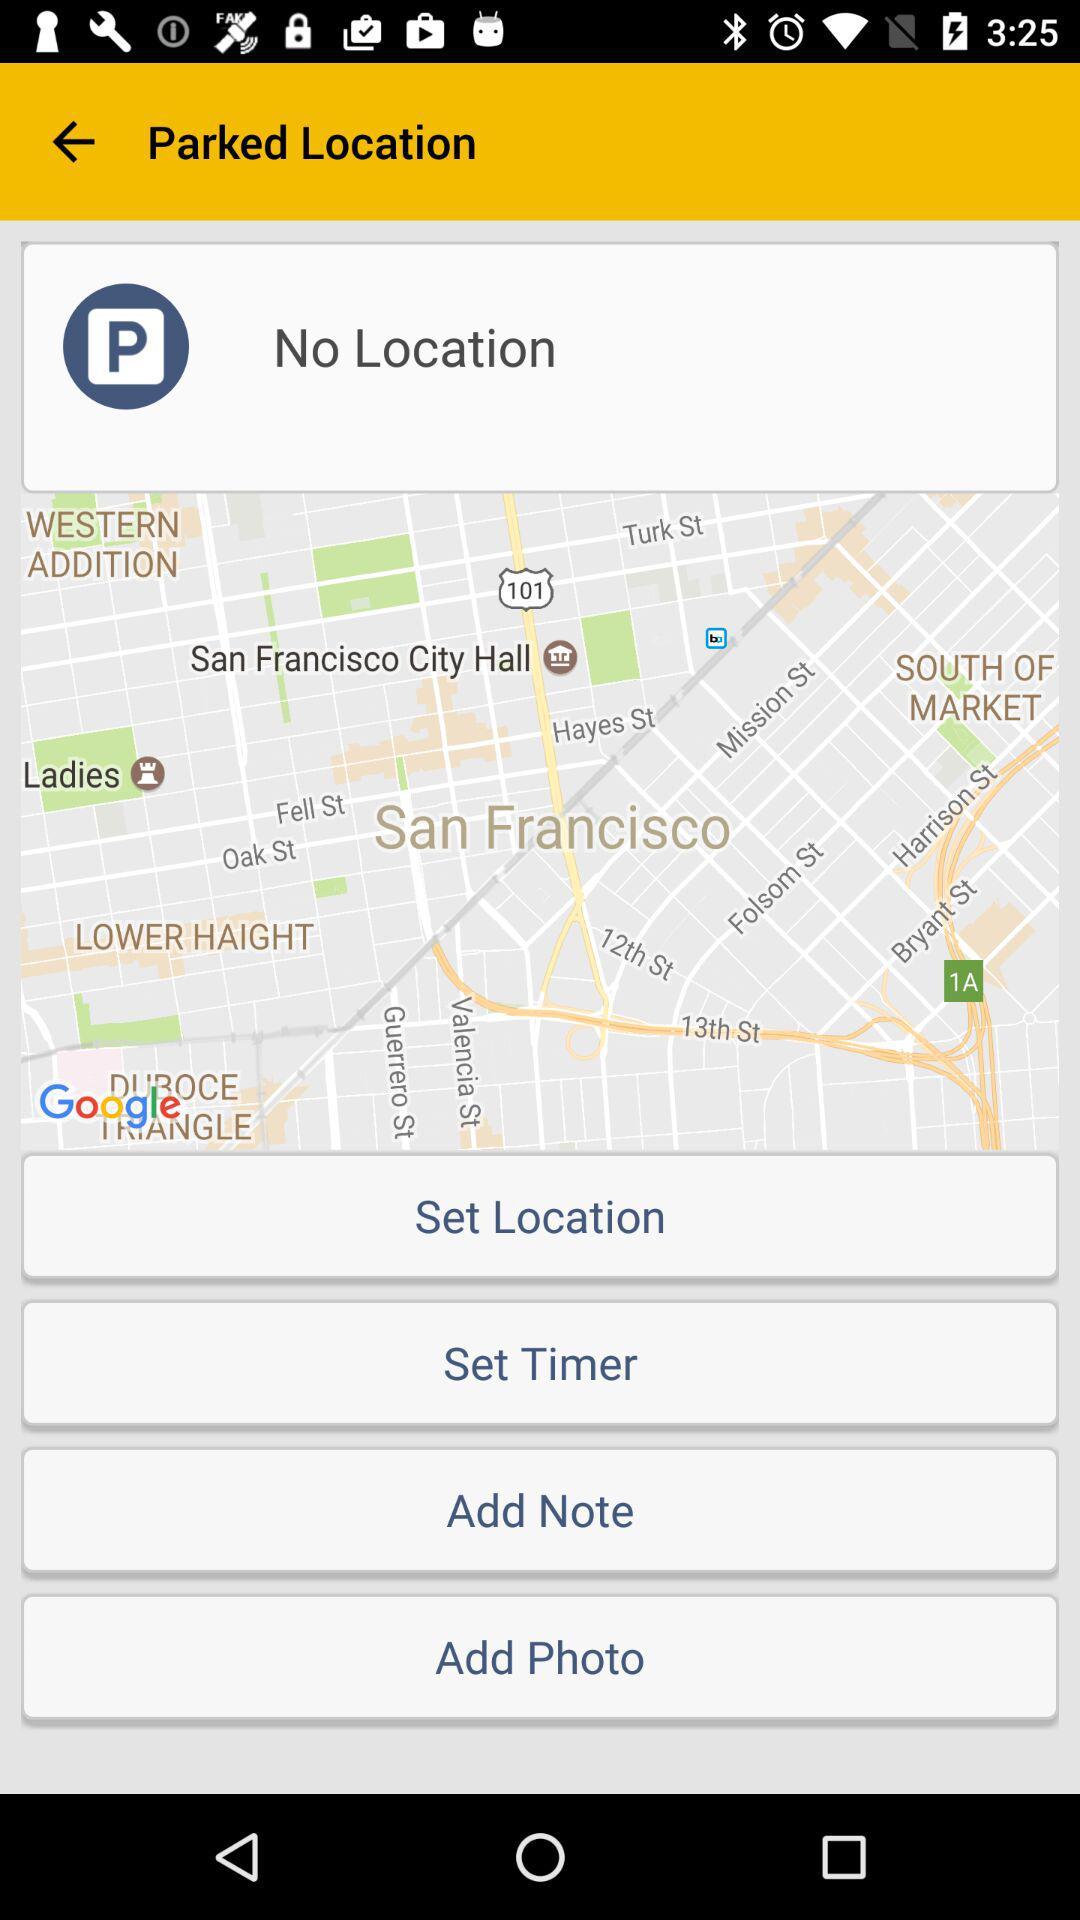 The width and height of the screenshot is (1080, 1920). What do you see at coordinates (540, 1361) in the screenshot?
I see `set timer` at bounding box center [540, 1361].